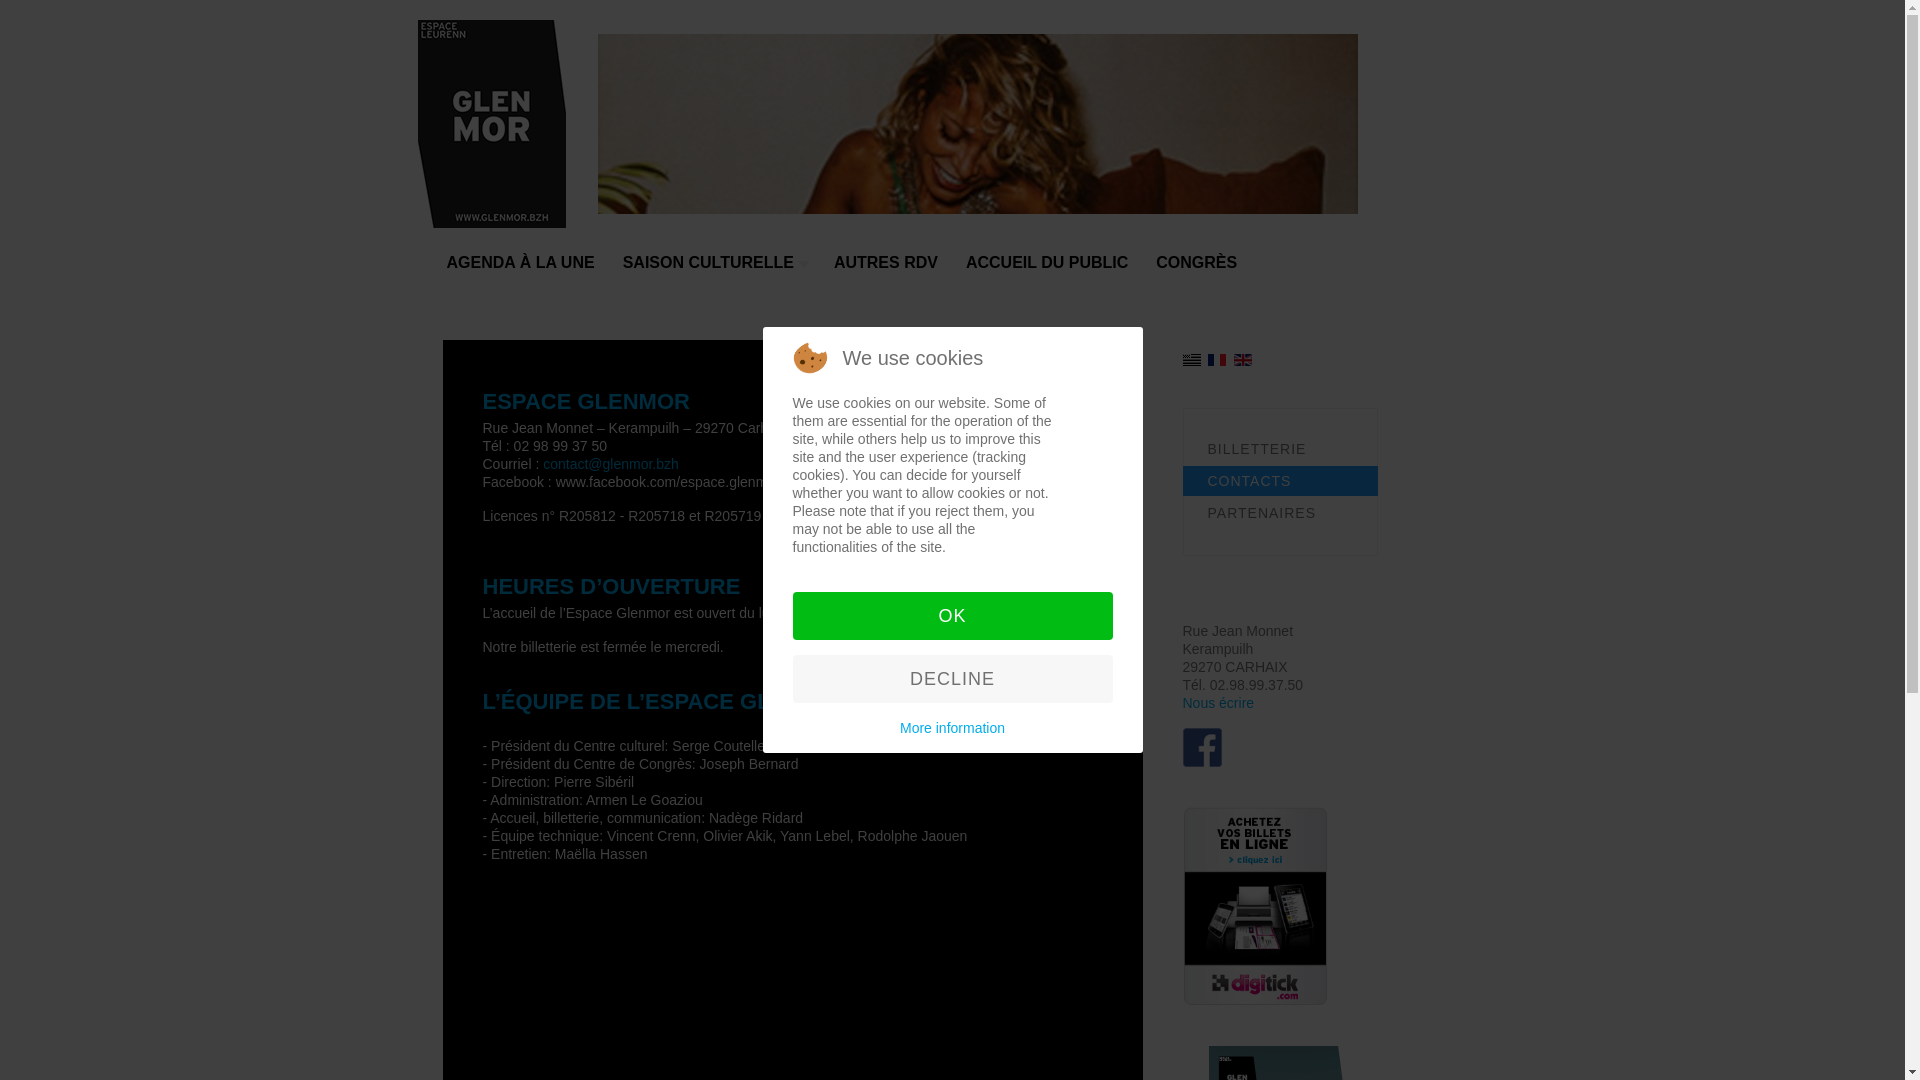 This screenshot has width=1920, height=1080. I want to click on 'AUTRES RDV', so click(885, 270).